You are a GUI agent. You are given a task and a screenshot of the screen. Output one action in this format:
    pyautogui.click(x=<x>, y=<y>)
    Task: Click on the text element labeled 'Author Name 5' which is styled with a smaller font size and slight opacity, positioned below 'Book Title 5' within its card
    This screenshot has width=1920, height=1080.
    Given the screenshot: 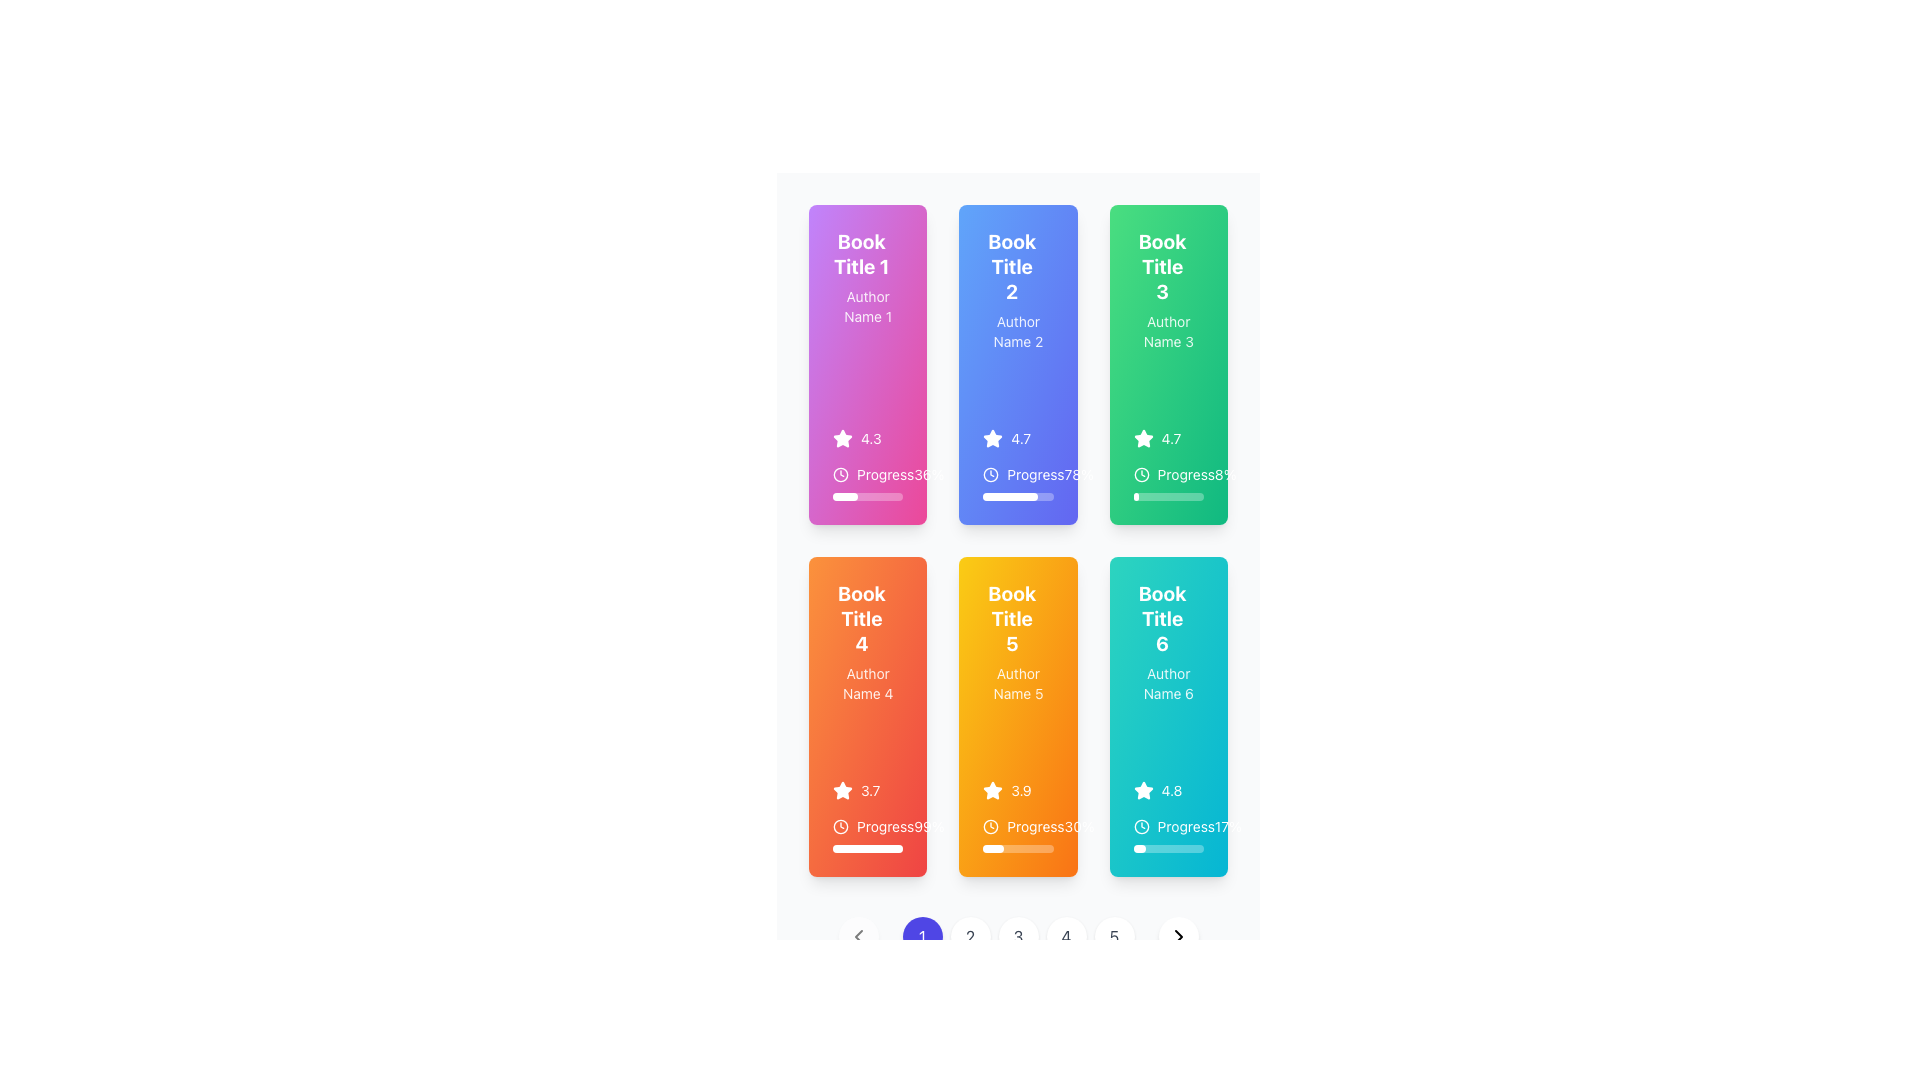 What is the action you would take?
    pyautogui.click(x=1018, y=682)
    